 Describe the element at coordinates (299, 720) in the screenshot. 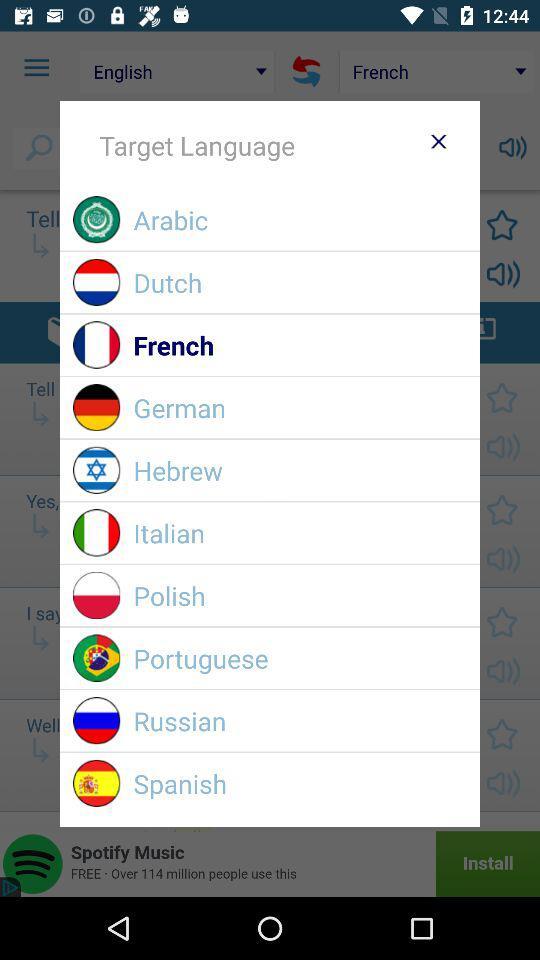

I see `the russian` at that location.